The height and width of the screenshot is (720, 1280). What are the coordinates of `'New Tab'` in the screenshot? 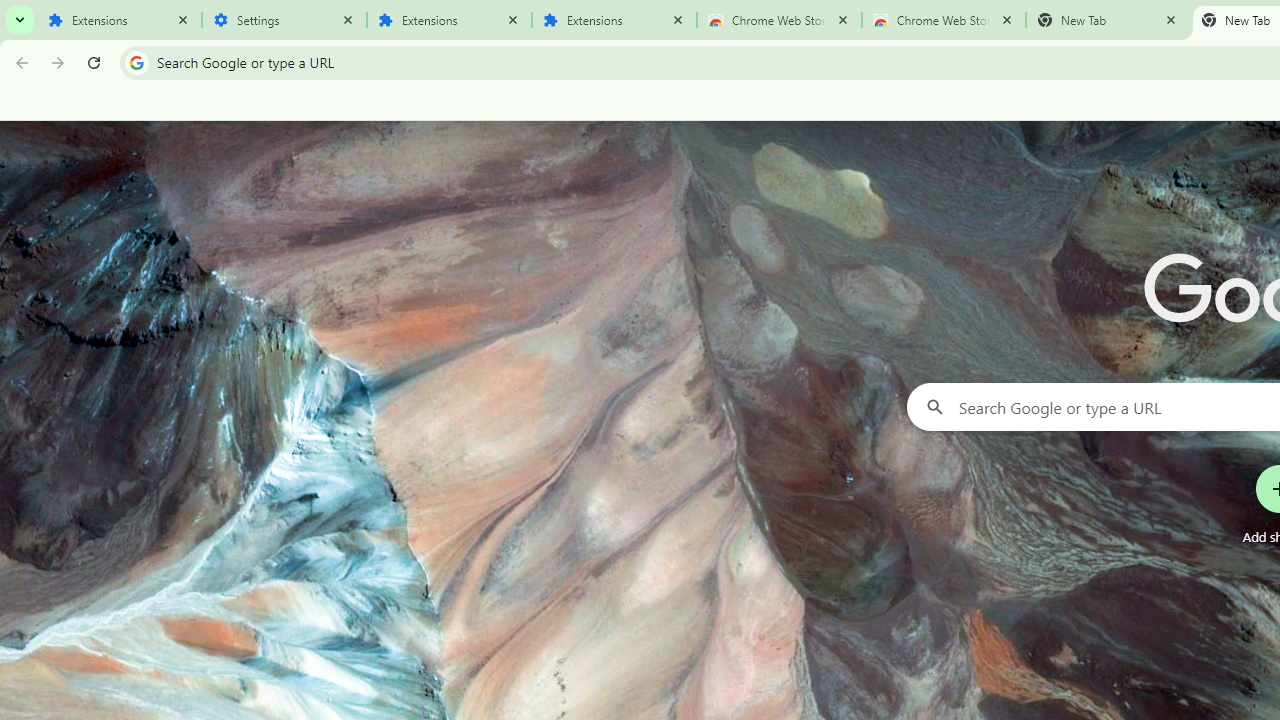 It's located at (1107, 20).